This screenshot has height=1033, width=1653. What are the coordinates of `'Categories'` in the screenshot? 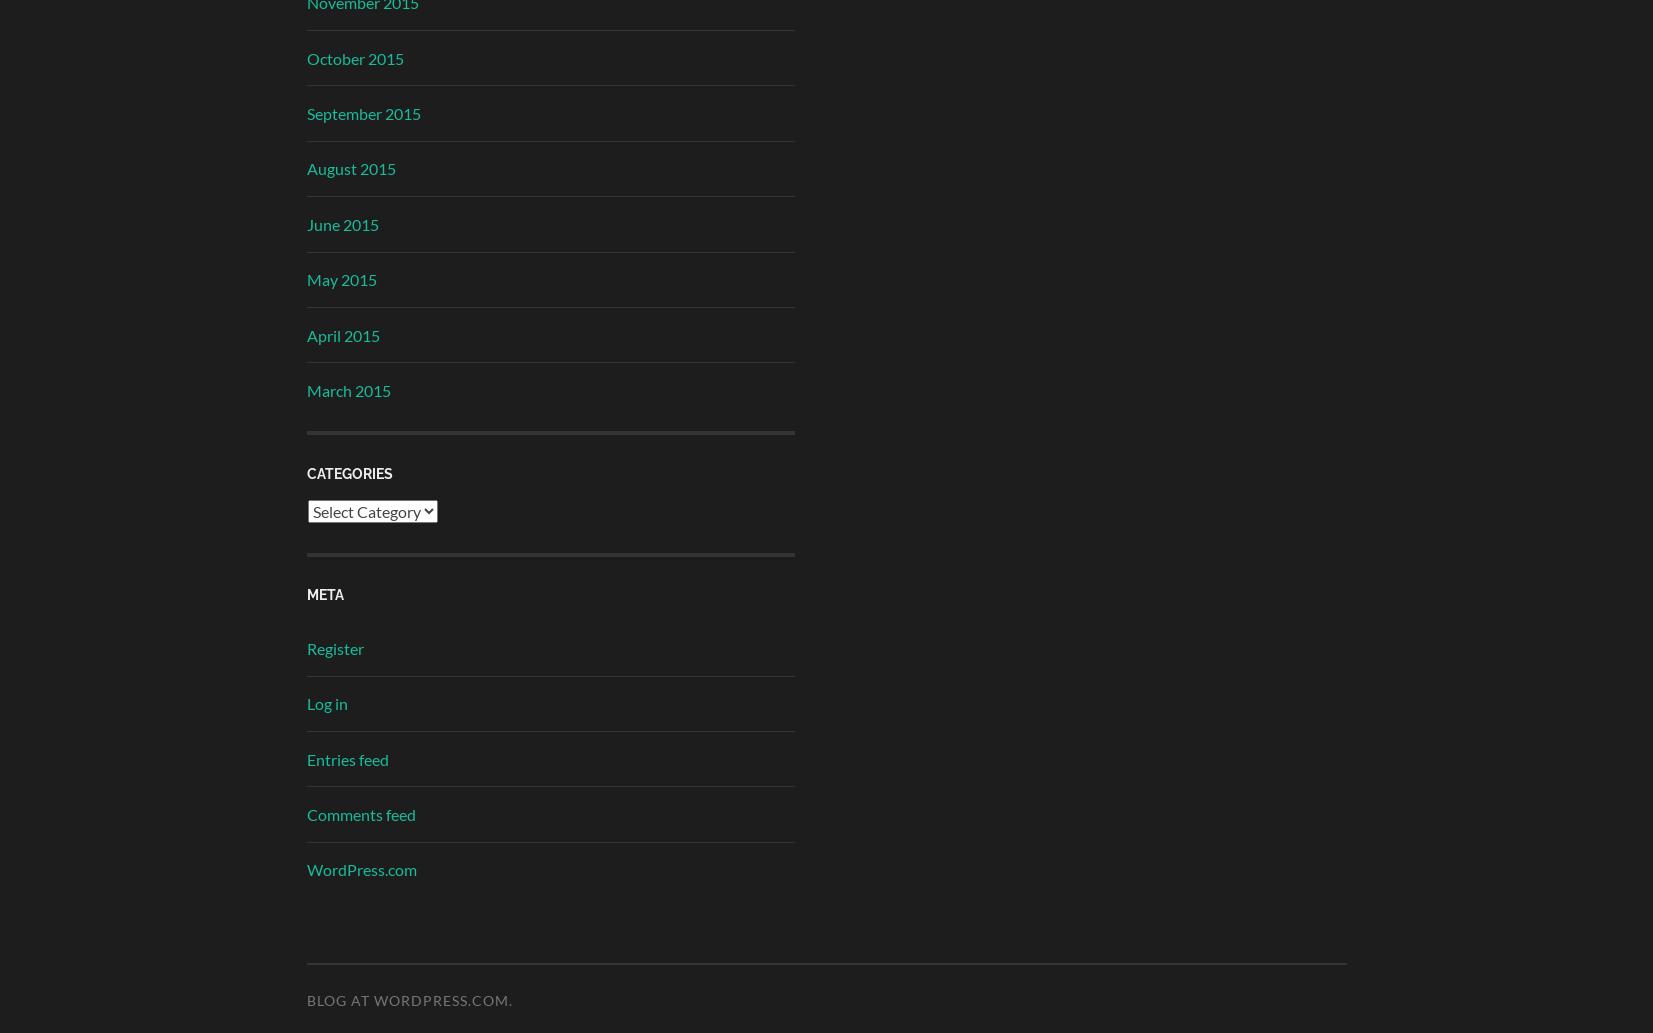 It's located at (347, 473).